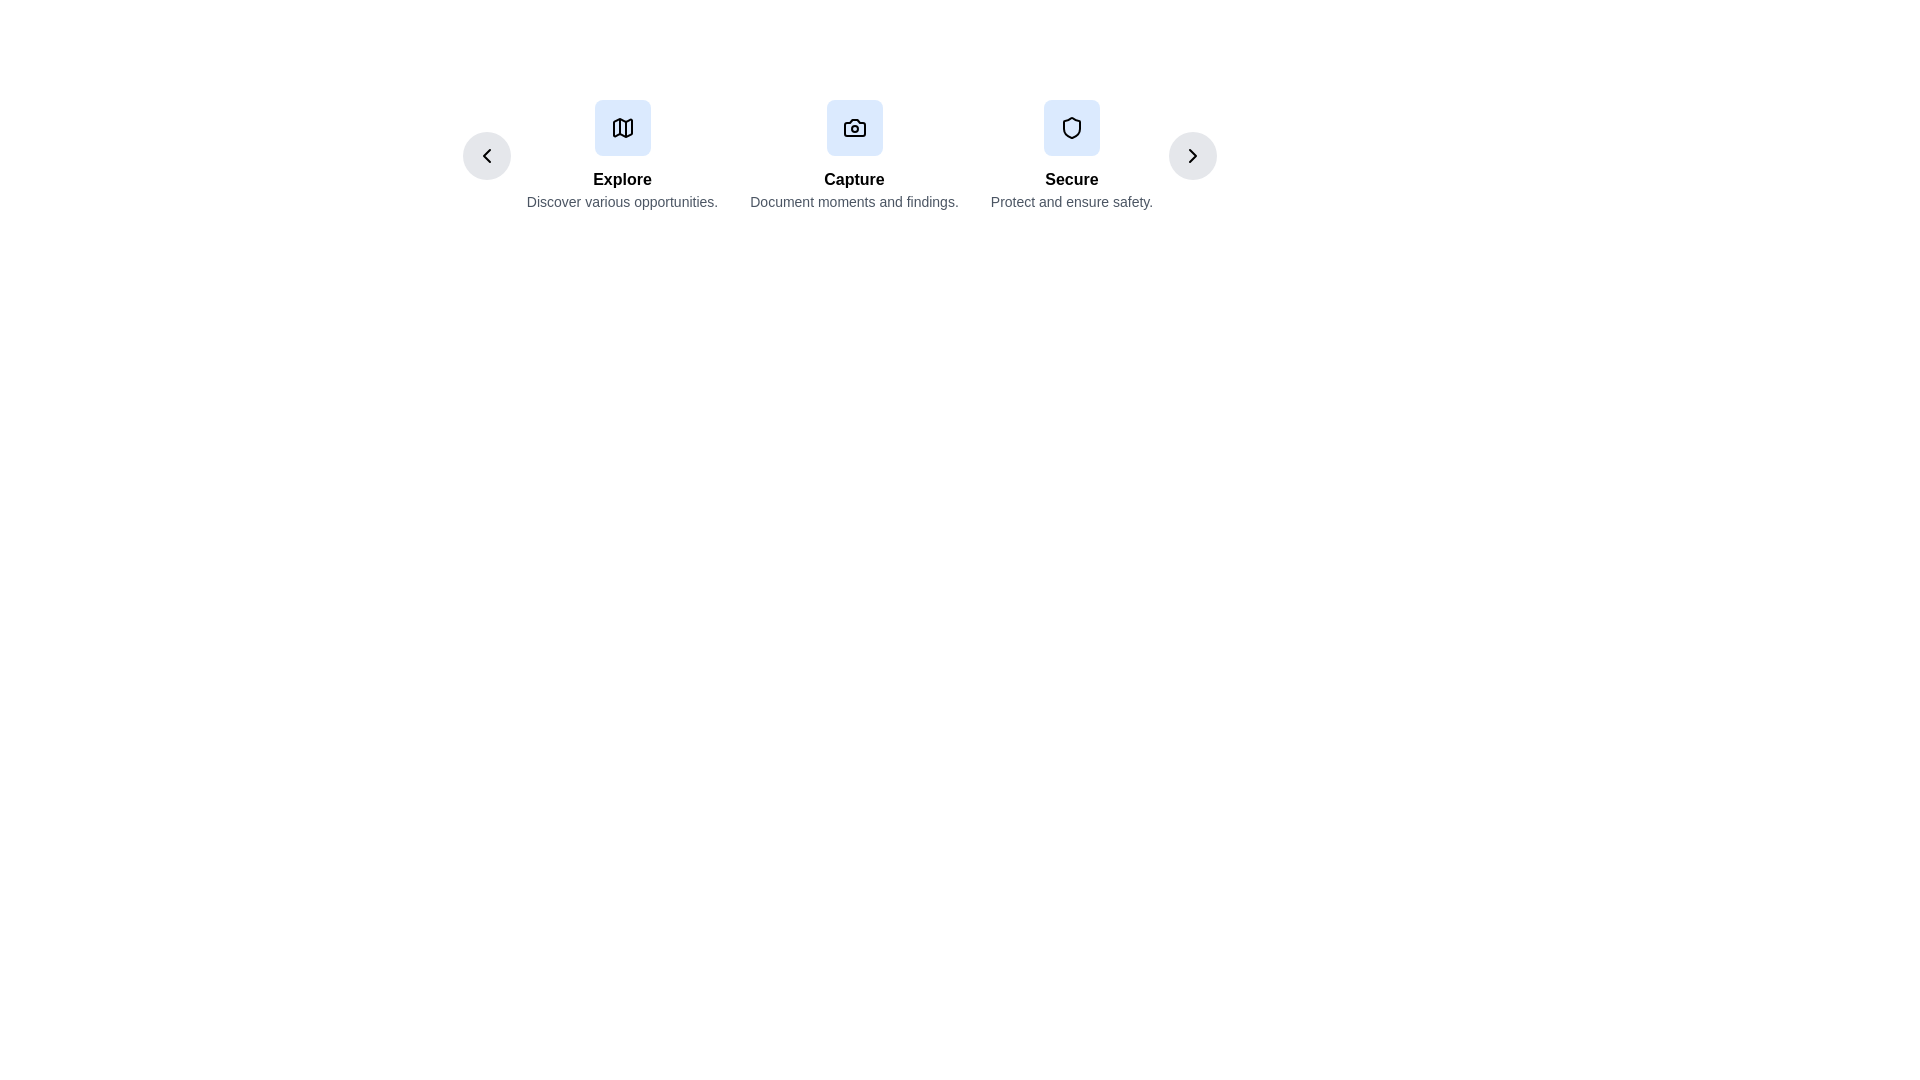  What do you see at coordinates (1193, 154) in the screenshot?
I see `the small triangular arrow pointing right, which is black and minimalist, located near the right edge of the interface adjacent to the 'Secure' label` at bounding box center [1193, 154].